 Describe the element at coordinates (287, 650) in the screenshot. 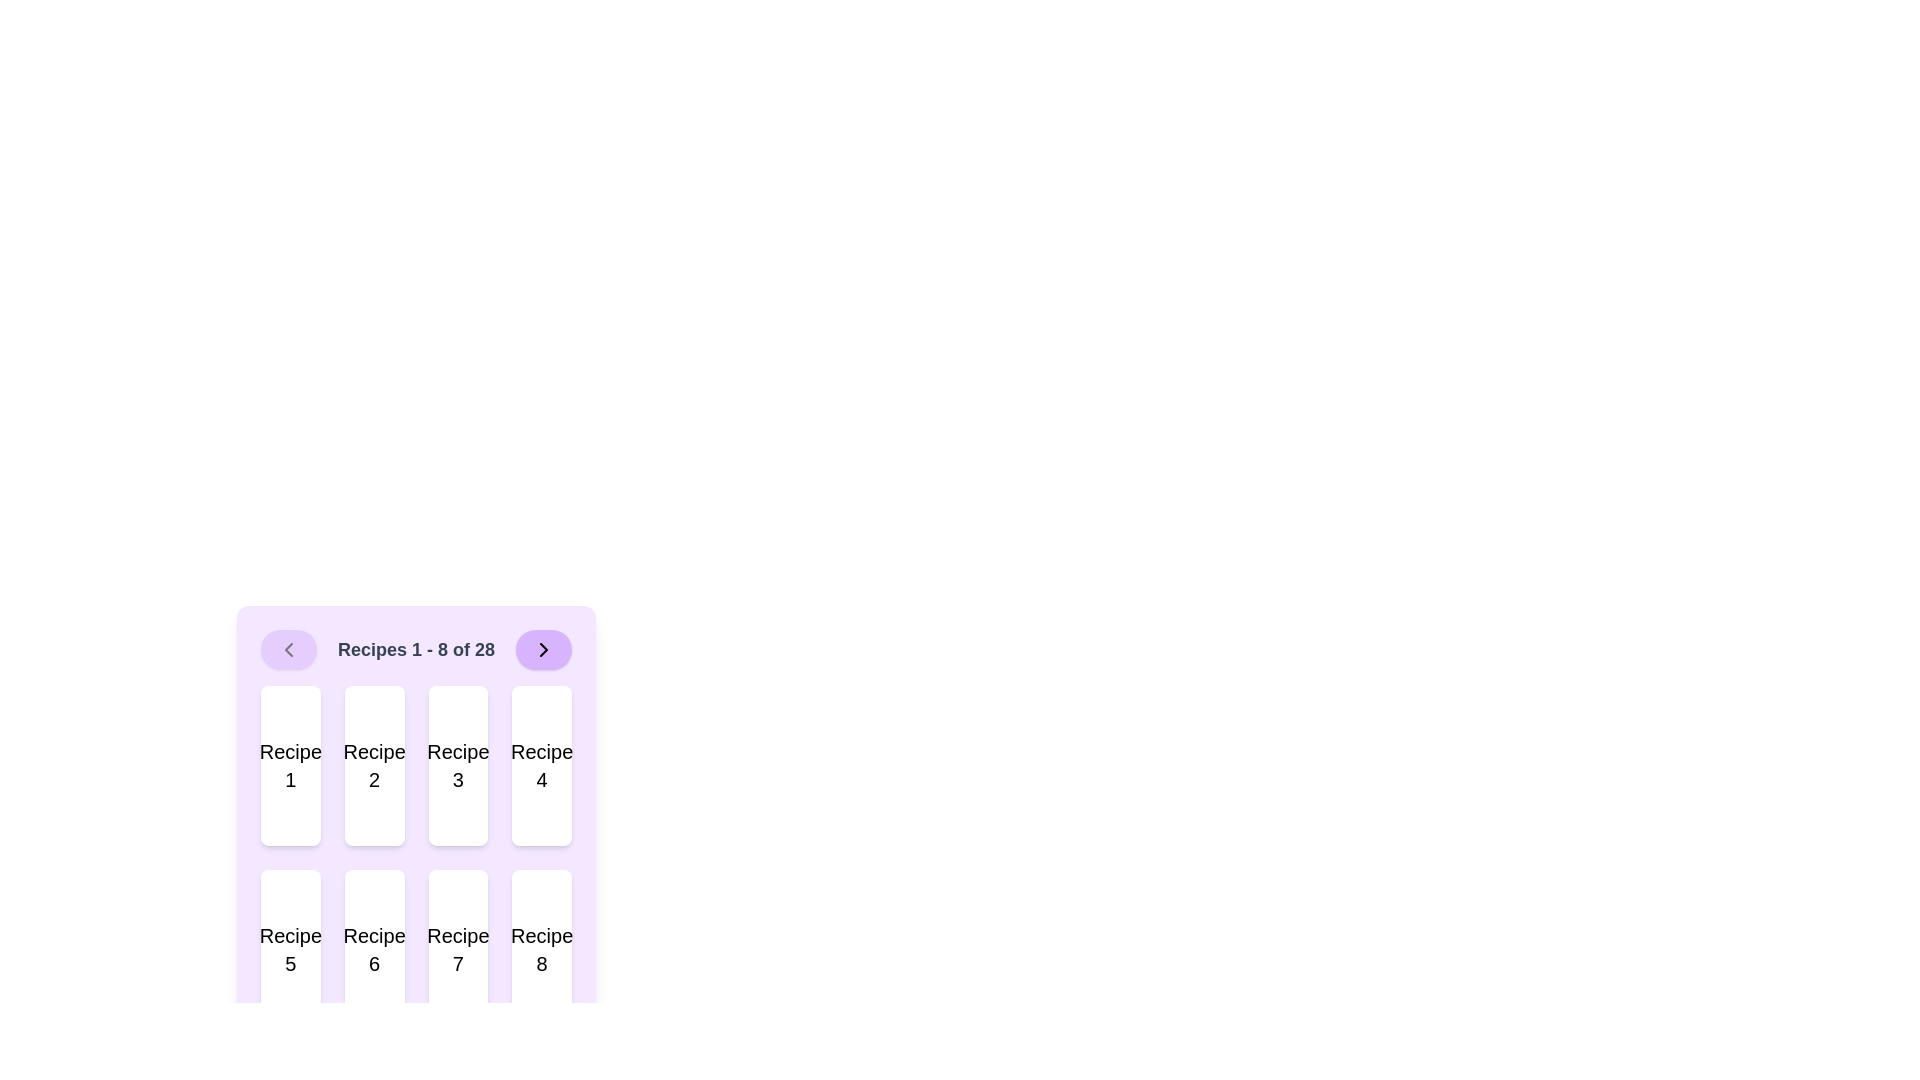

I see `the purple circular button with a left arrow icon located on the left side of the navigation control bar` at that location.